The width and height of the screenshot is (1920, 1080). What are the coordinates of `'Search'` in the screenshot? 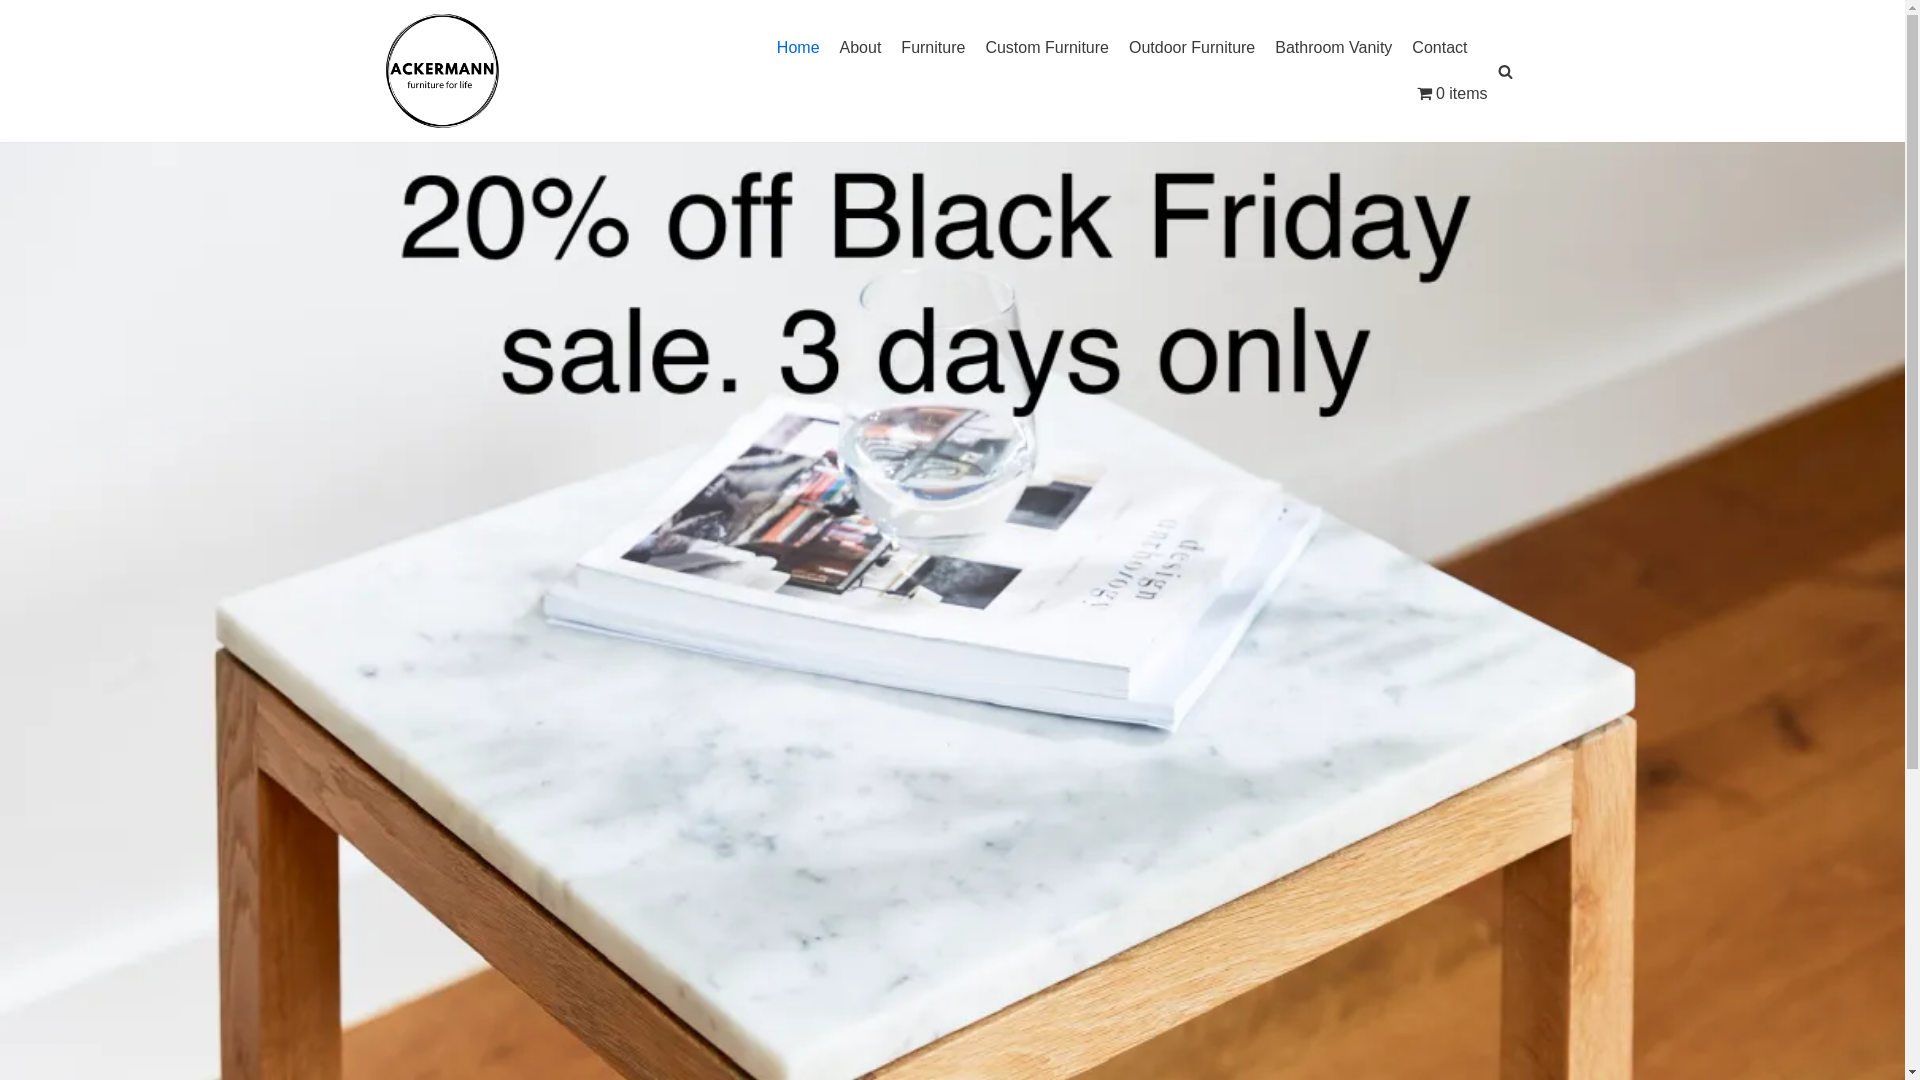 It's located at (1500, 540).